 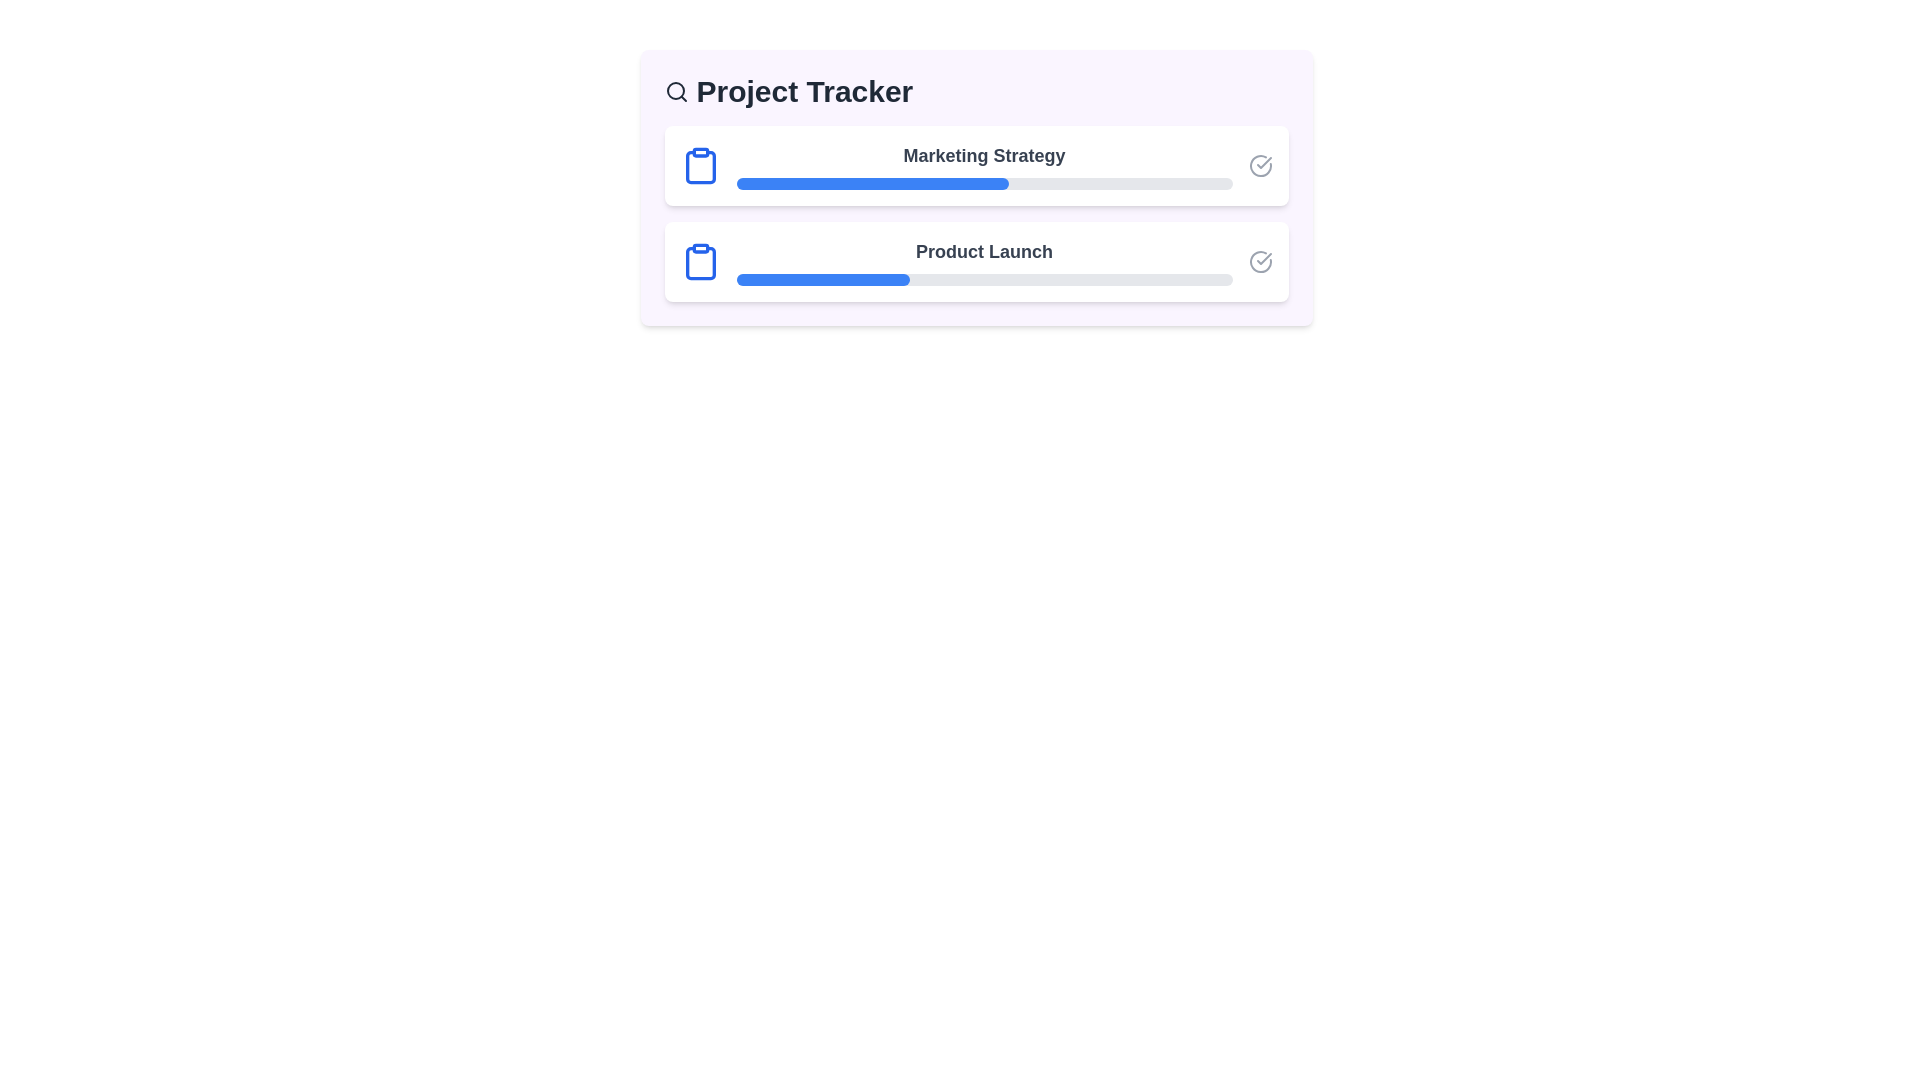 I want to click on the 'CheckCircle' icon for the project titled 'Marketing Strategy', so click(x=1259, y=164).